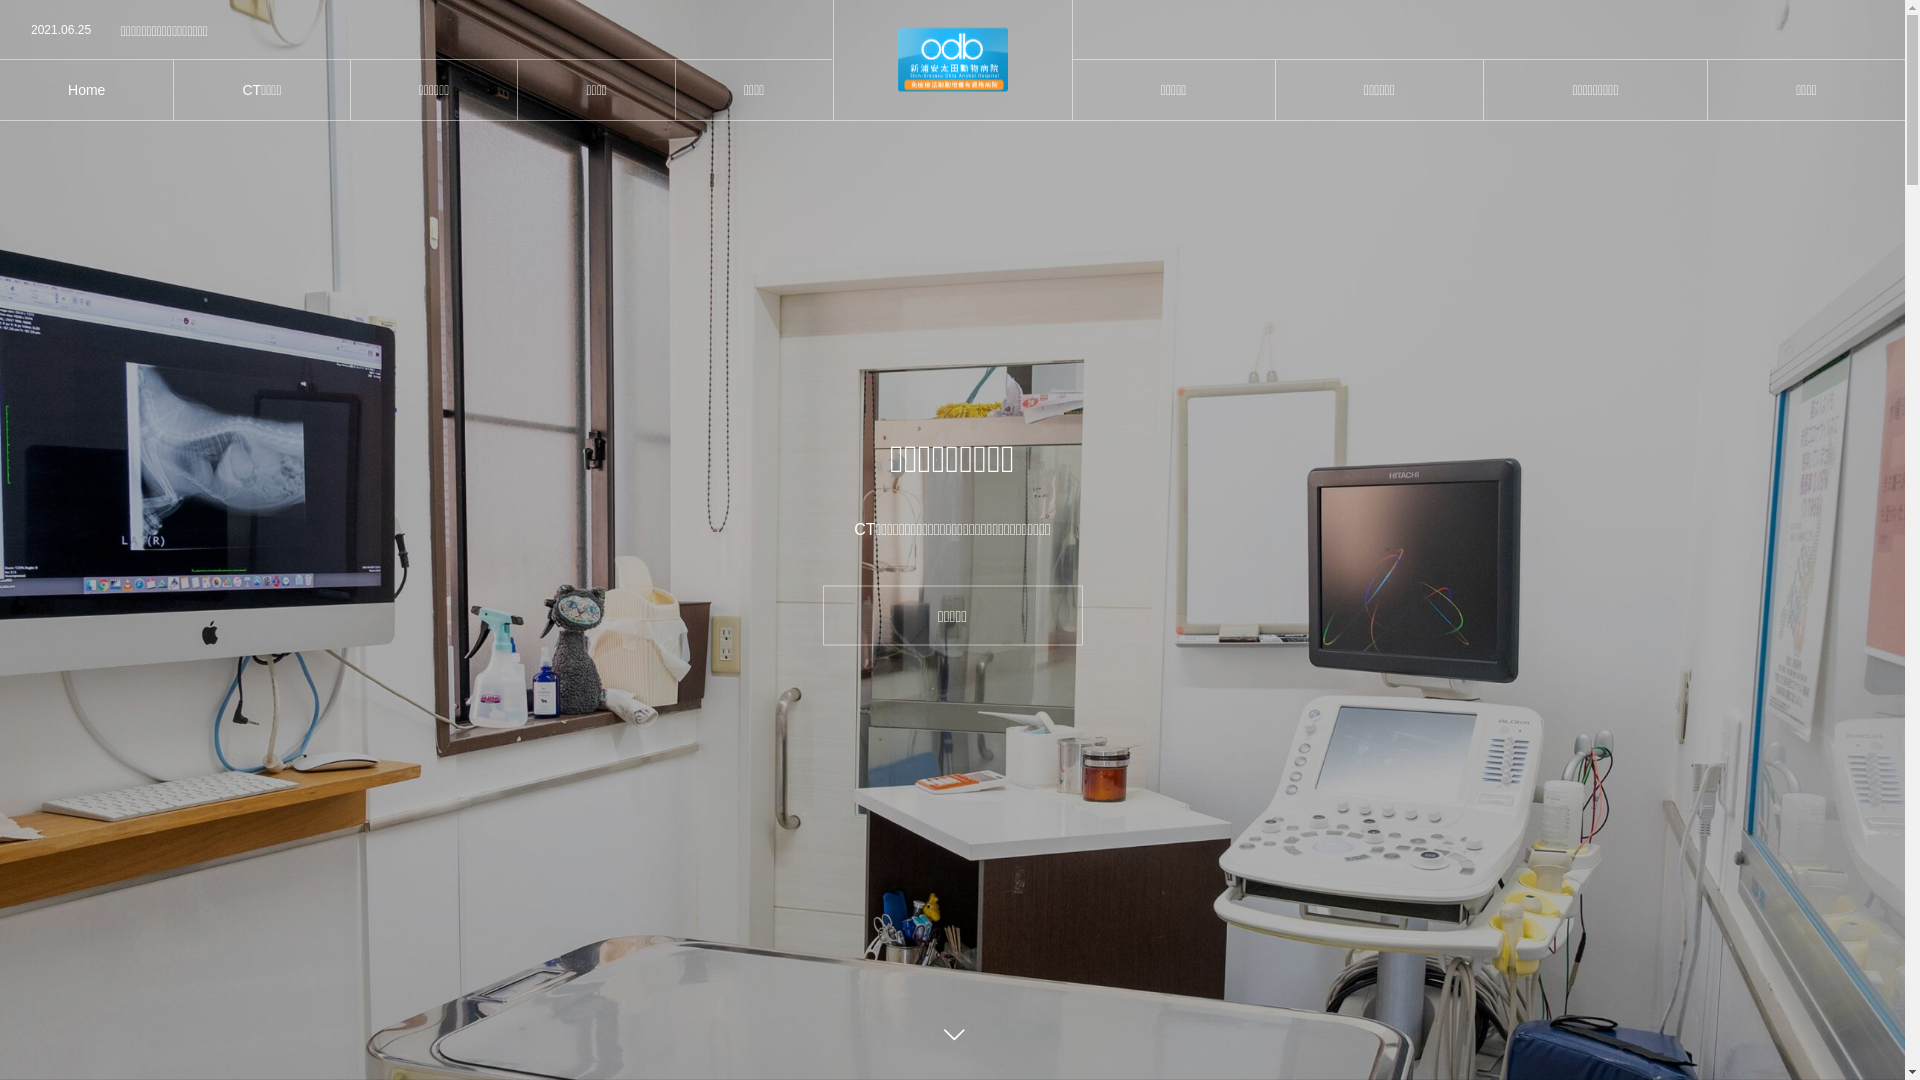 This screenshot has width=1920, height=1080. I want to click on 'Home', so click(0, 88).